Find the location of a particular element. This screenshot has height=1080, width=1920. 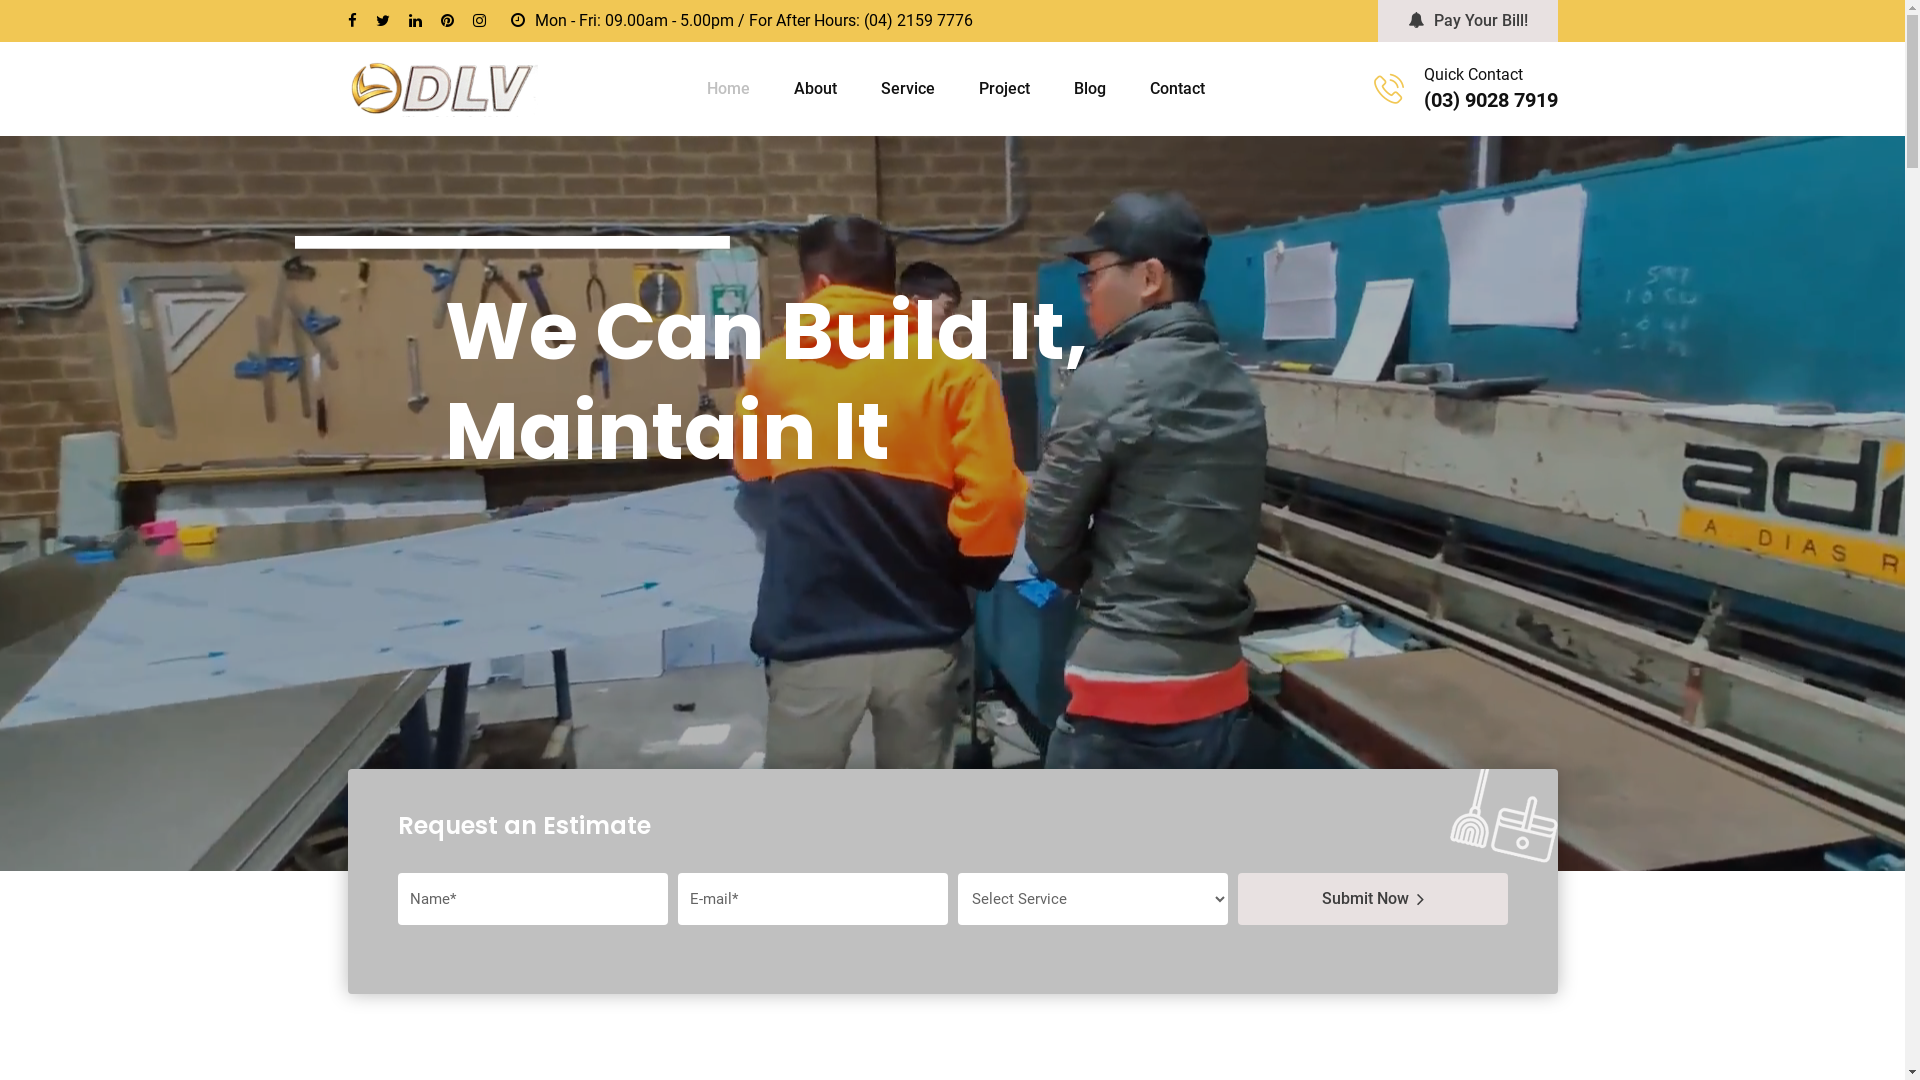

'About' is located at coordinates (815, 87).